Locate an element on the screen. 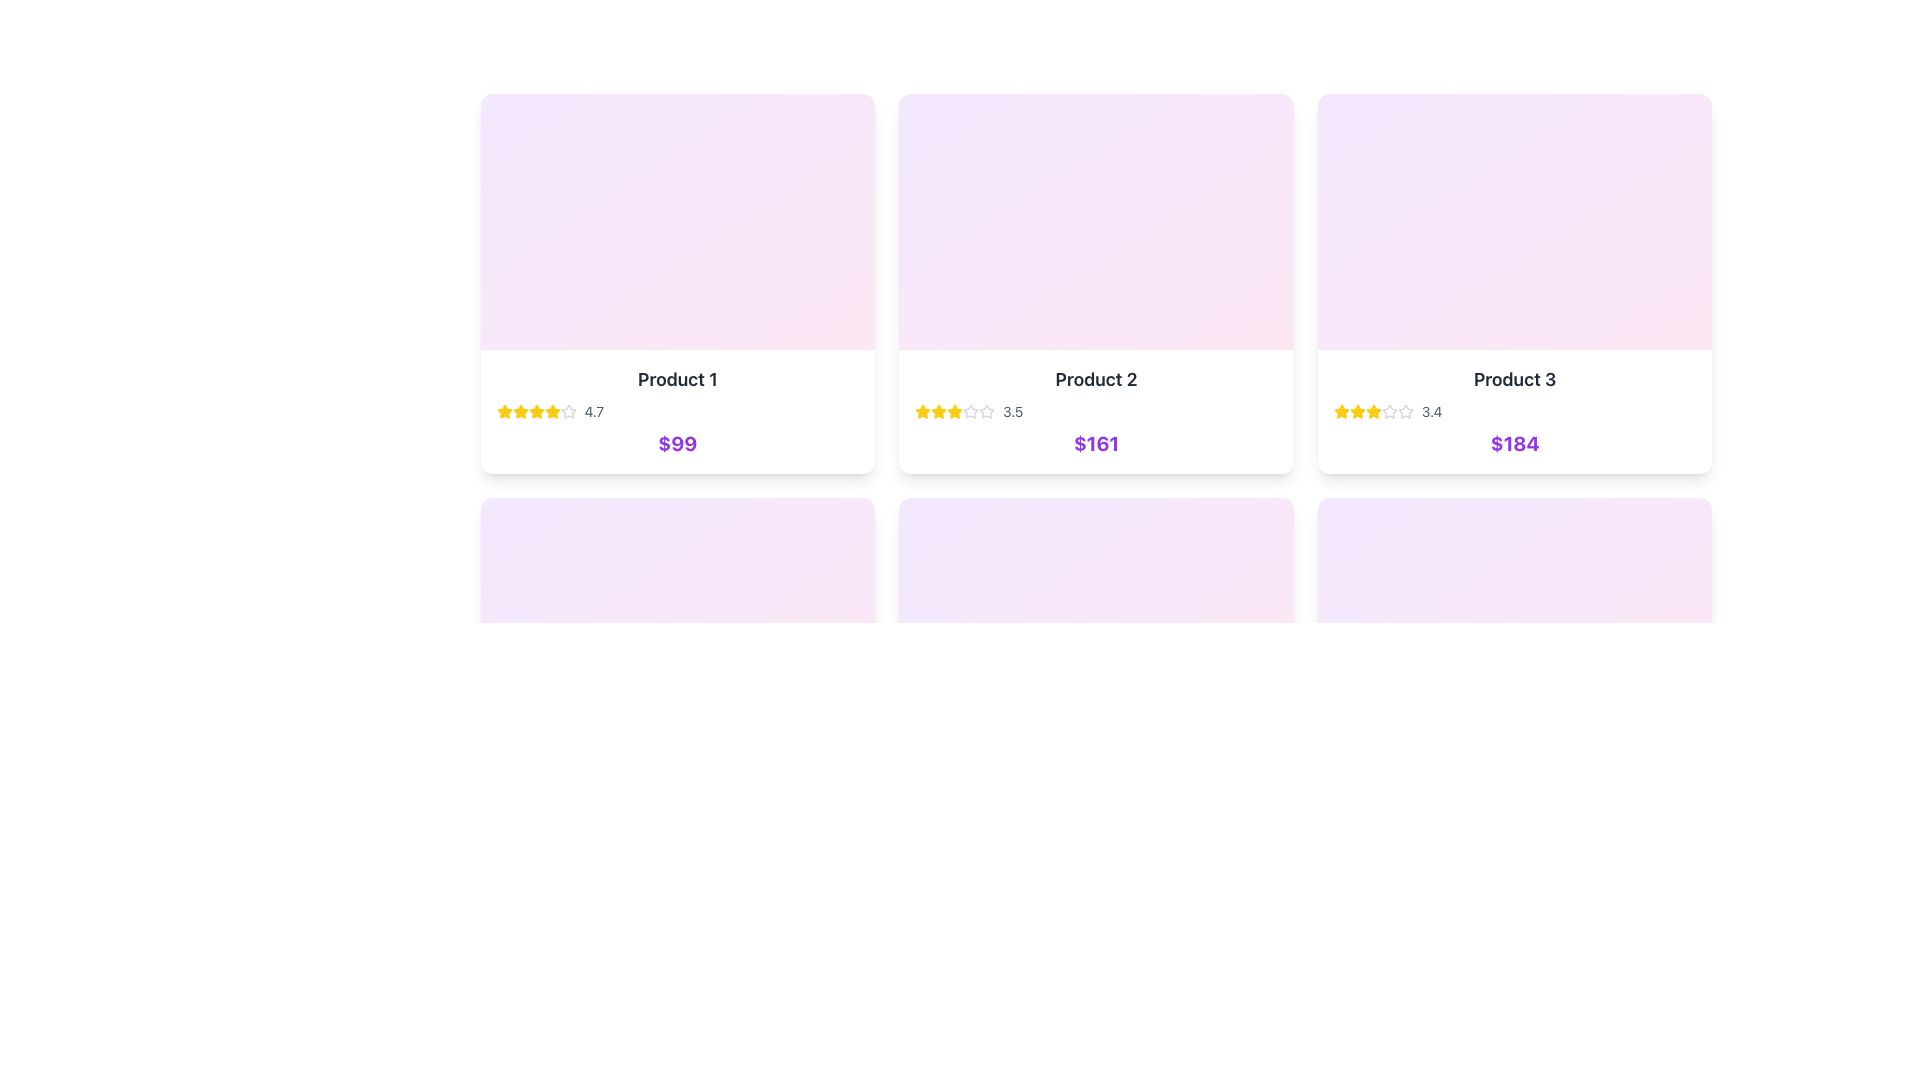  the horizontal button group in the top right corner of the 'Product 1' card layout is located at coordinates (823, 123).